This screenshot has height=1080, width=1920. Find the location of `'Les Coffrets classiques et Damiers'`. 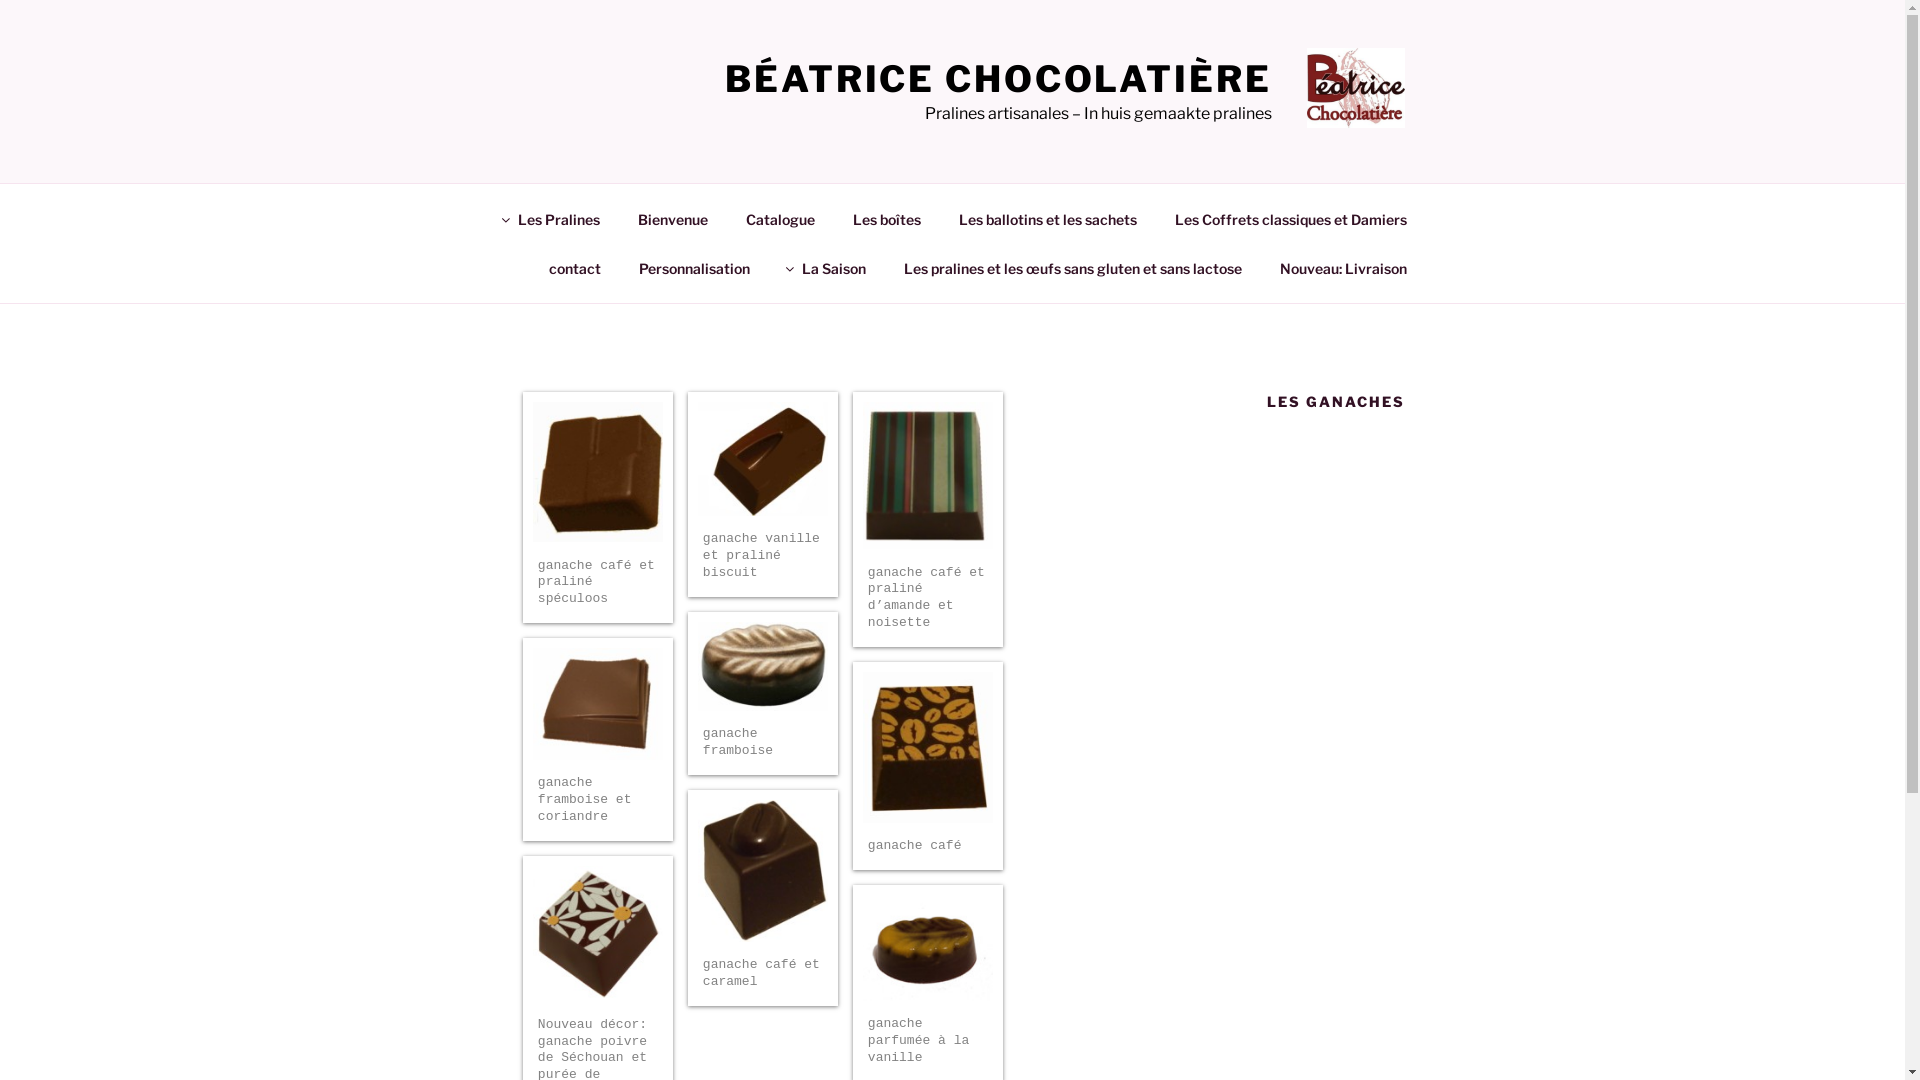

'Les Coffrets classiques et Damiers' is located at coordinates (1157, 218).